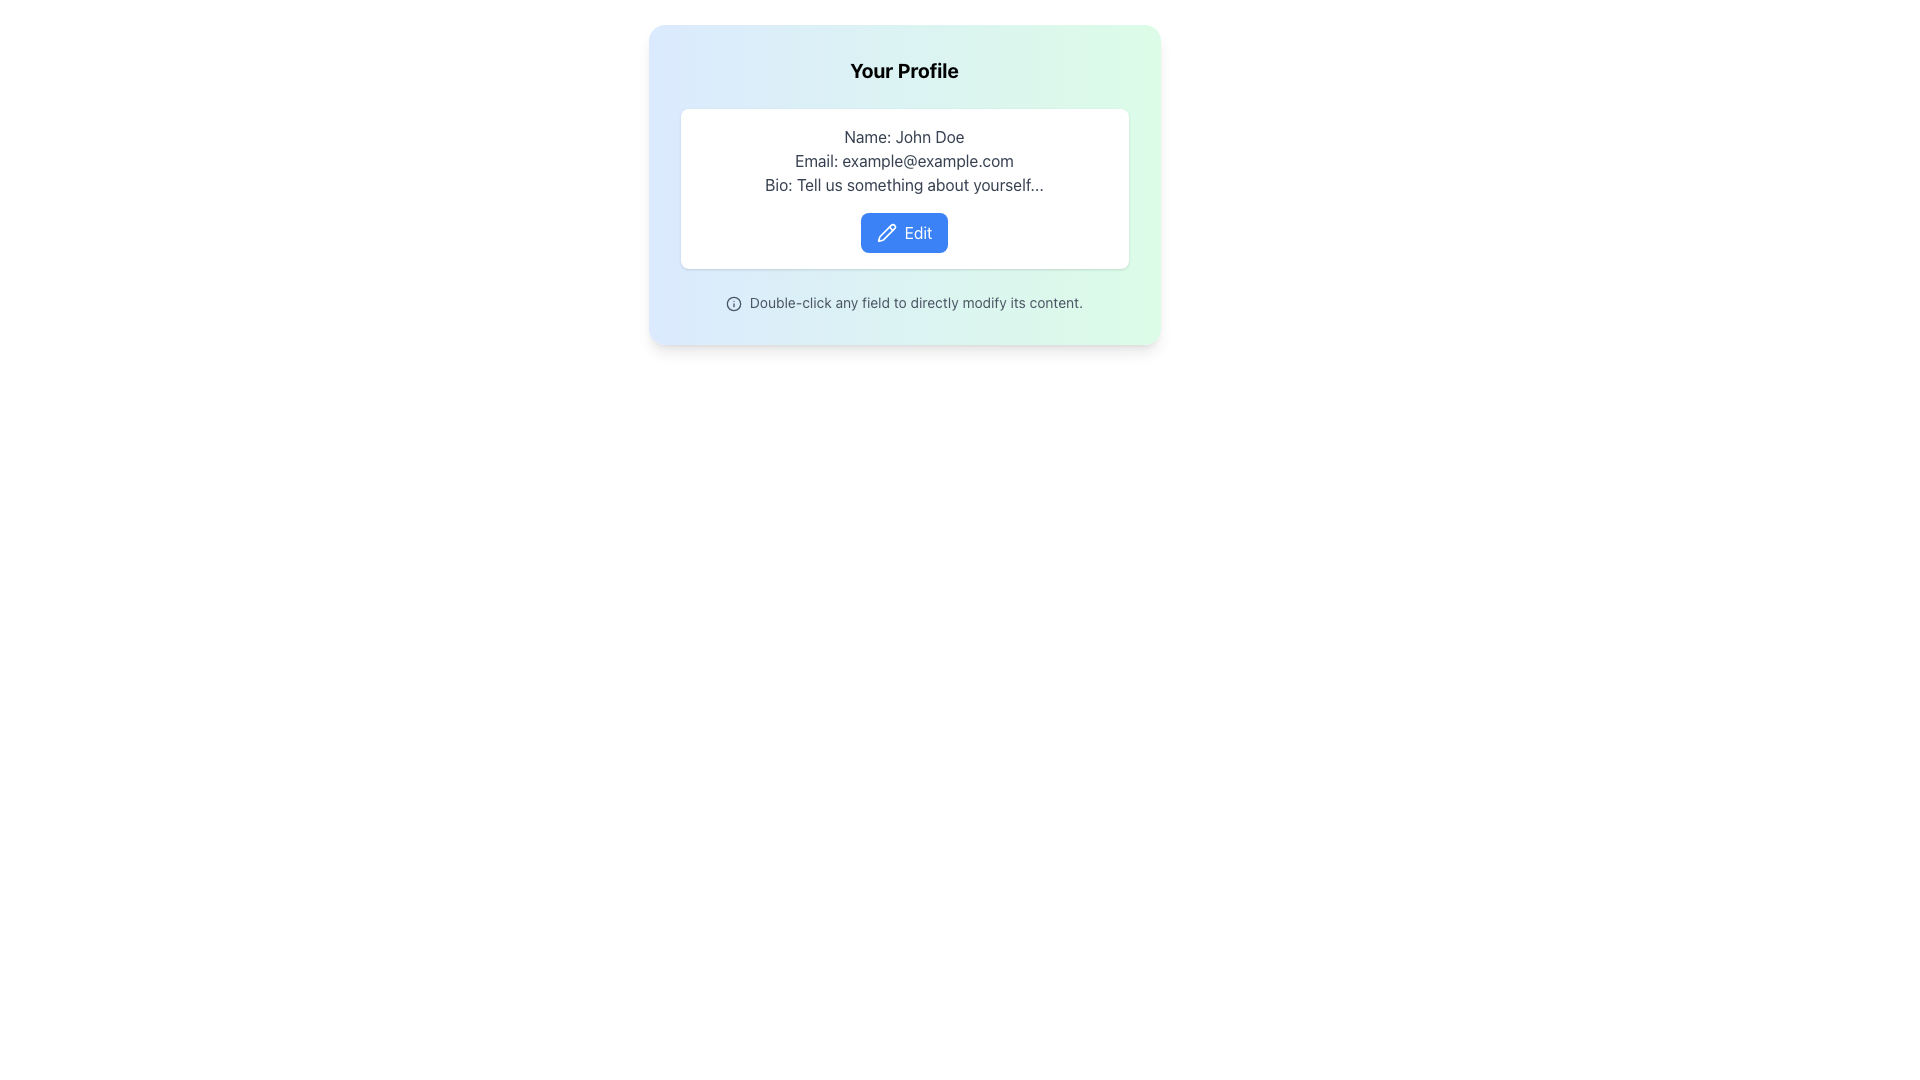 This screenshot has width=1920, height=1080. Describe the element at coordinates (903, 136) in the screenshot. I see `the static text label displaying the user's name in the profile overview section` at that location.